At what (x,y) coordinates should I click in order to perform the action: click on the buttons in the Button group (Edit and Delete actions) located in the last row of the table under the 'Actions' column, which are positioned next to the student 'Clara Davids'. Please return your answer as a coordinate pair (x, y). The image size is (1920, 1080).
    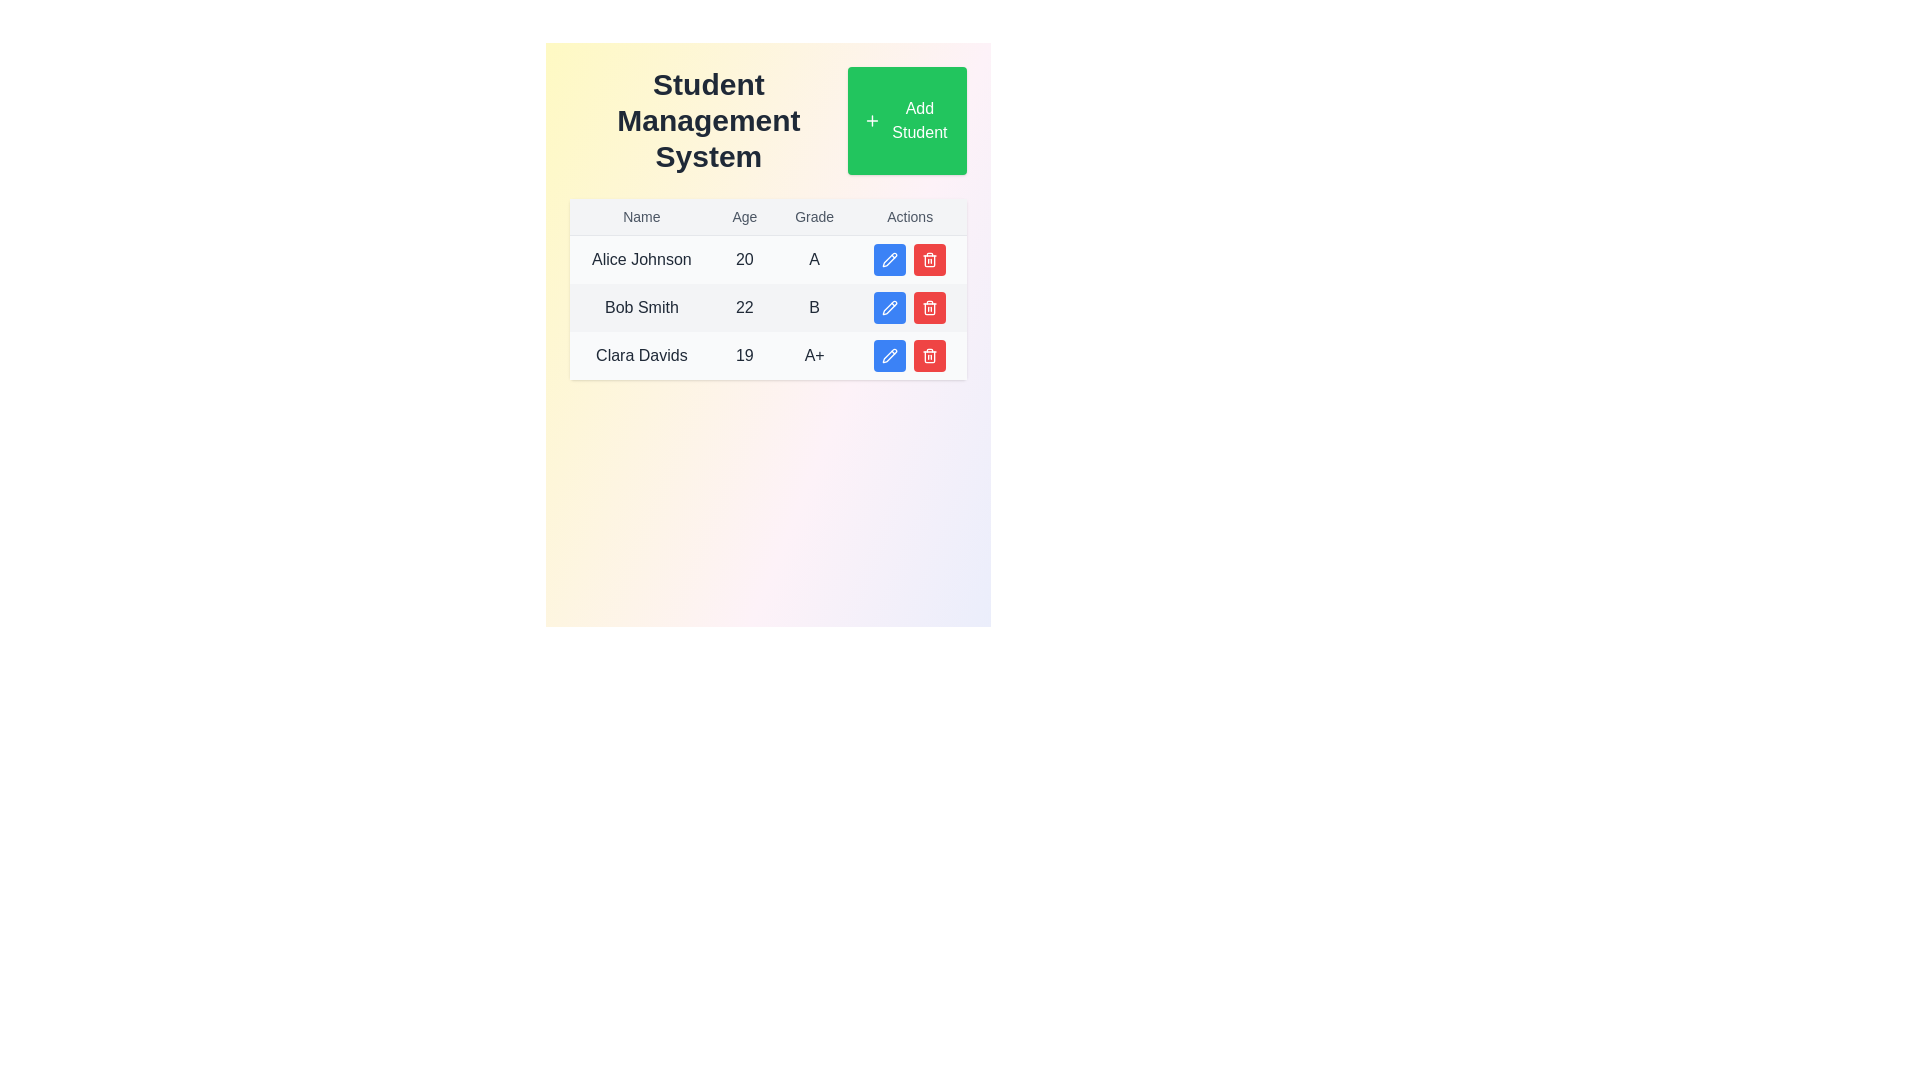
    Looking at the image, I should click on (909, 354).